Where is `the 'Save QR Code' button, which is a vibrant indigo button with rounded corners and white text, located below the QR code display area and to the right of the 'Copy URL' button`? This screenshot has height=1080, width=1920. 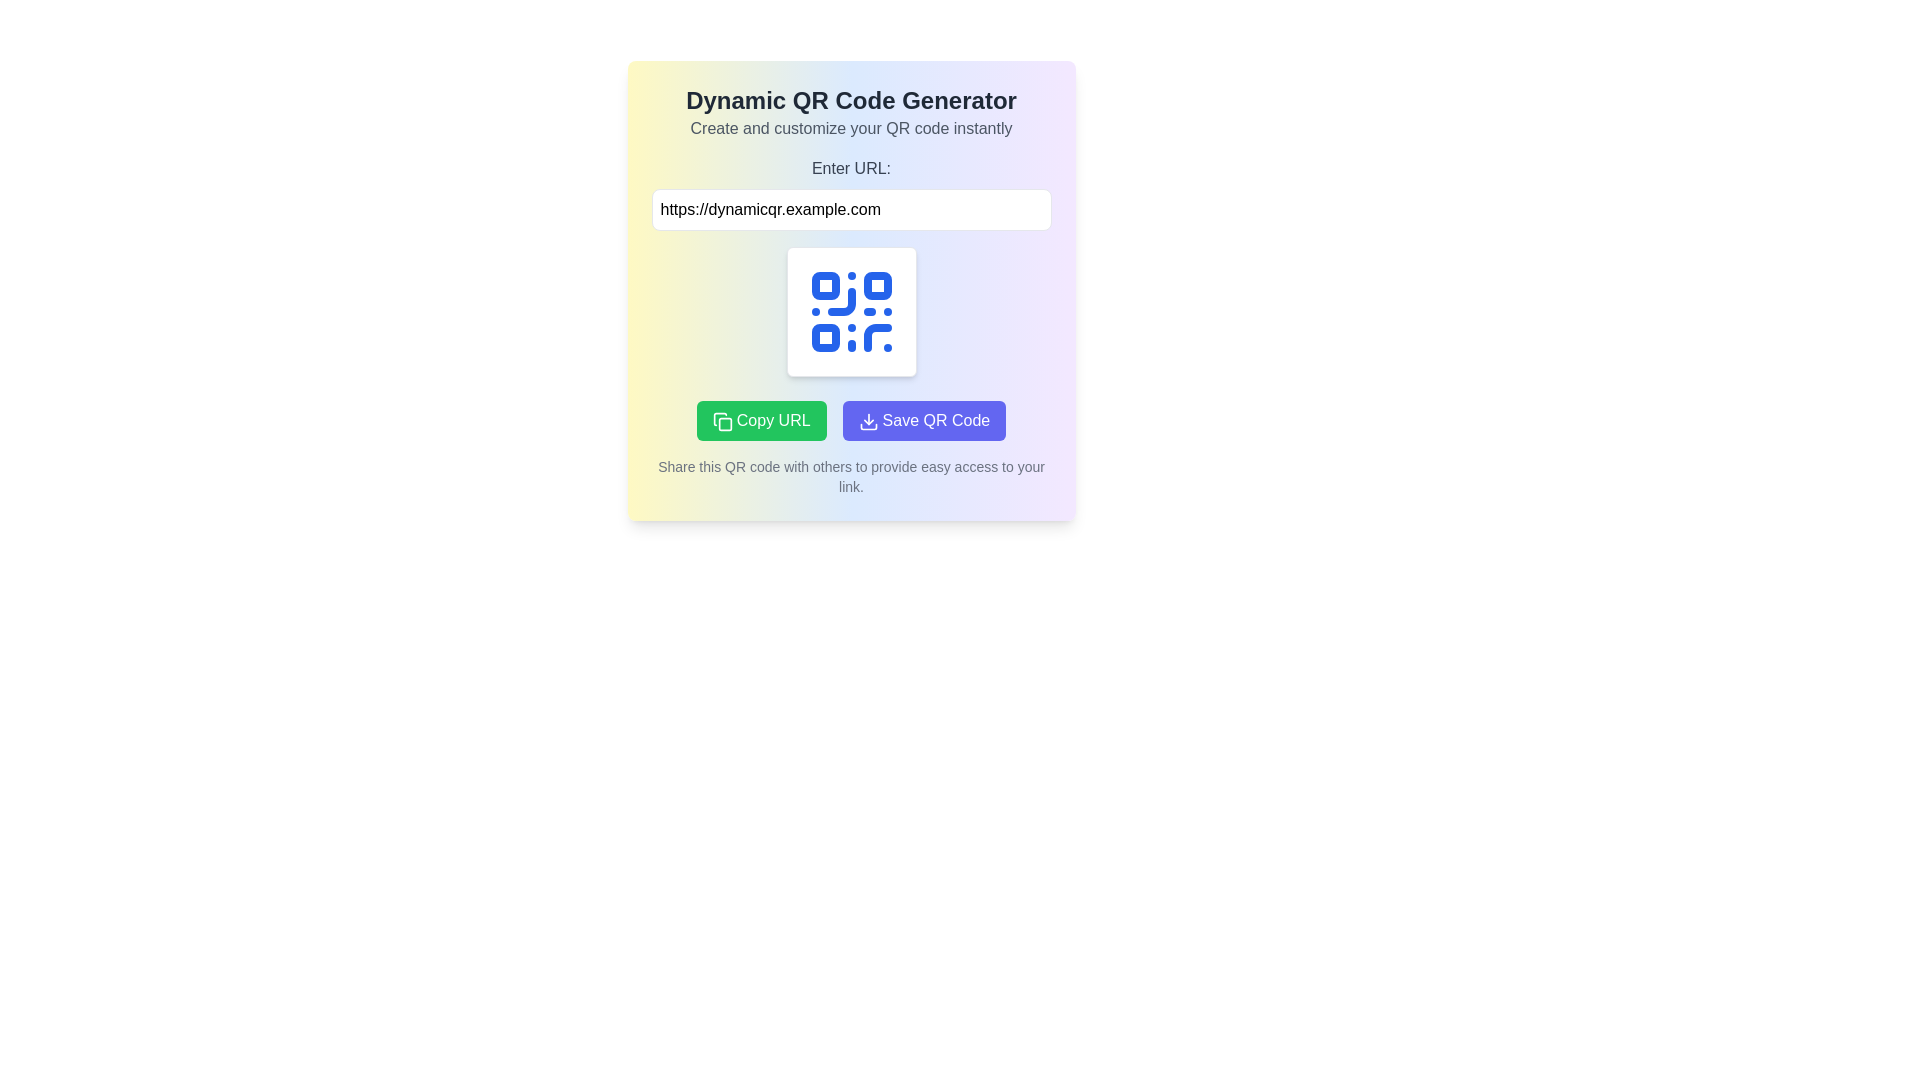
the 'Save QR Code' button, which is a vibrant indigo button with rounded corners and white text, located below the QR code display area and to the right of the 'Copy URL' button is located at coordinates (923, 419).